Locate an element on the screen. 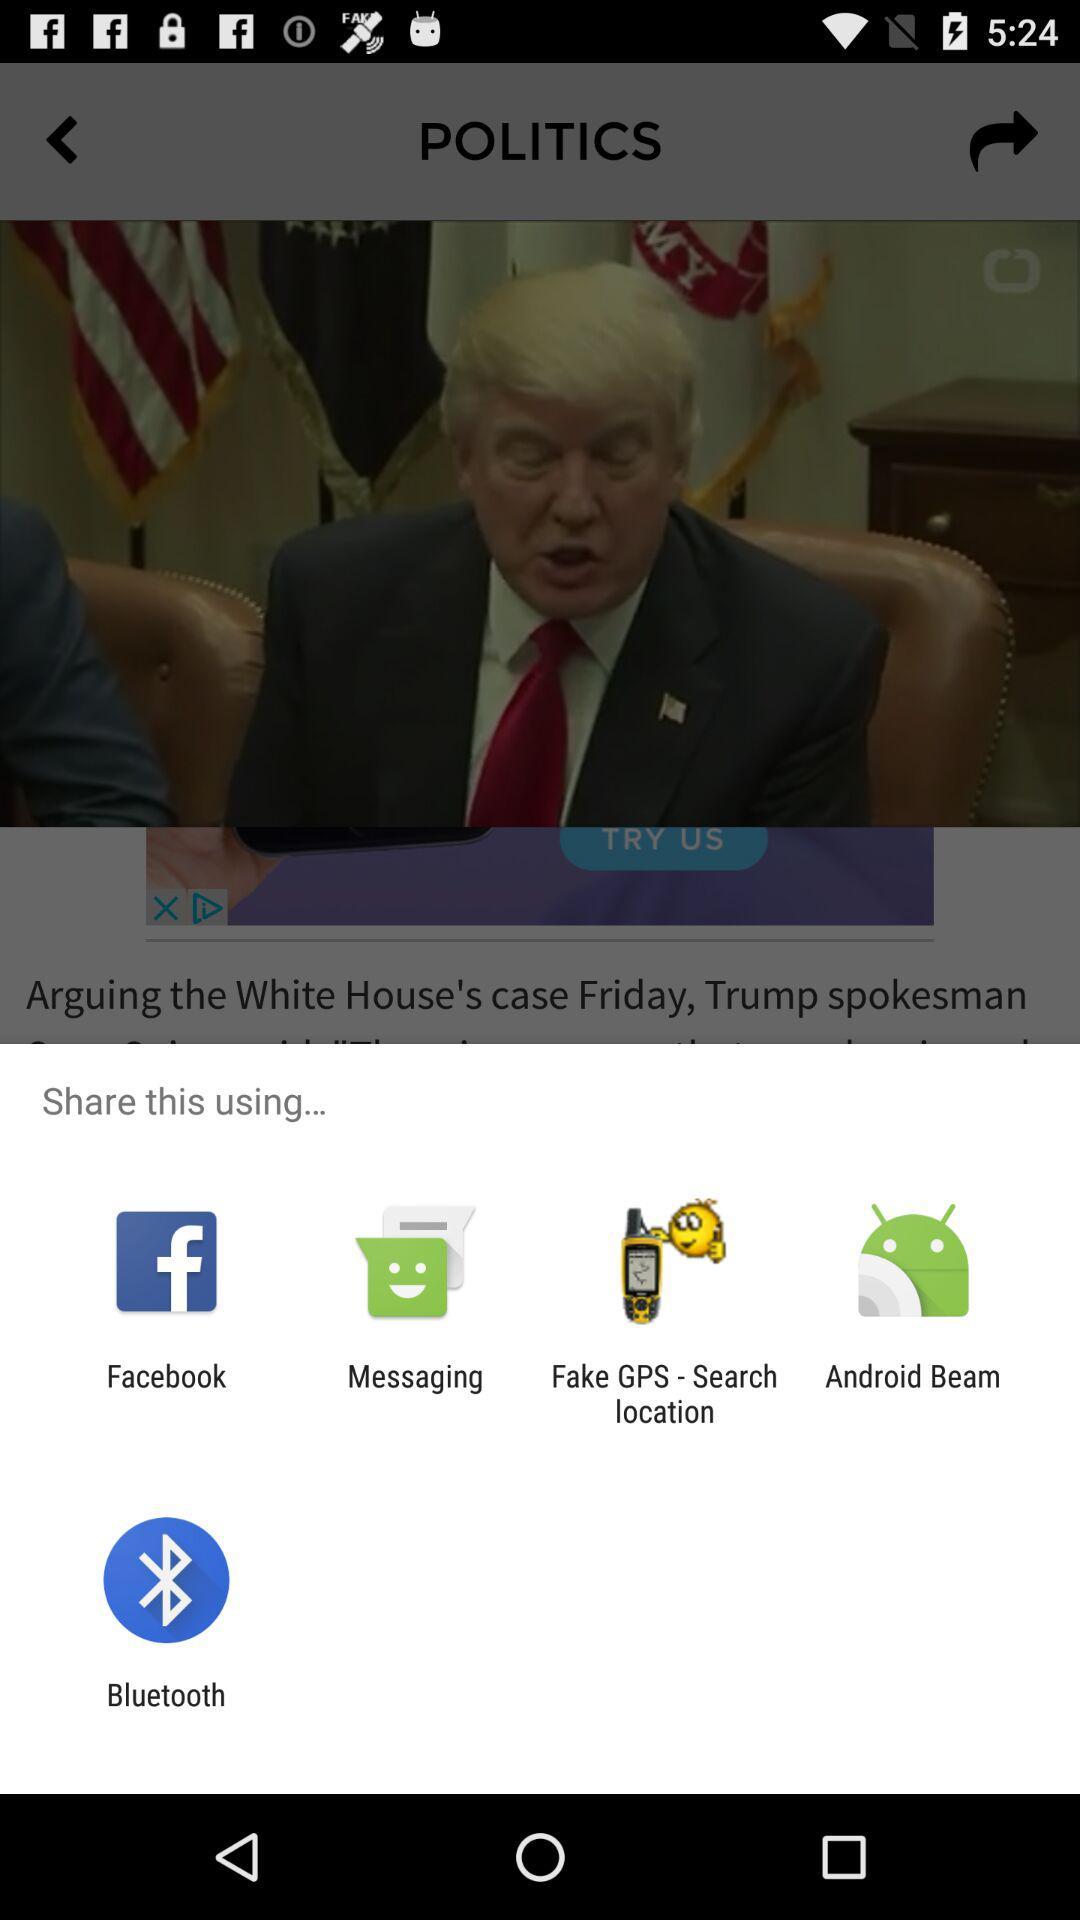 The width and height of the screenshot is (1080, 1920). the app to the right of the fake gps search item is located at coordinates (913, 1392).